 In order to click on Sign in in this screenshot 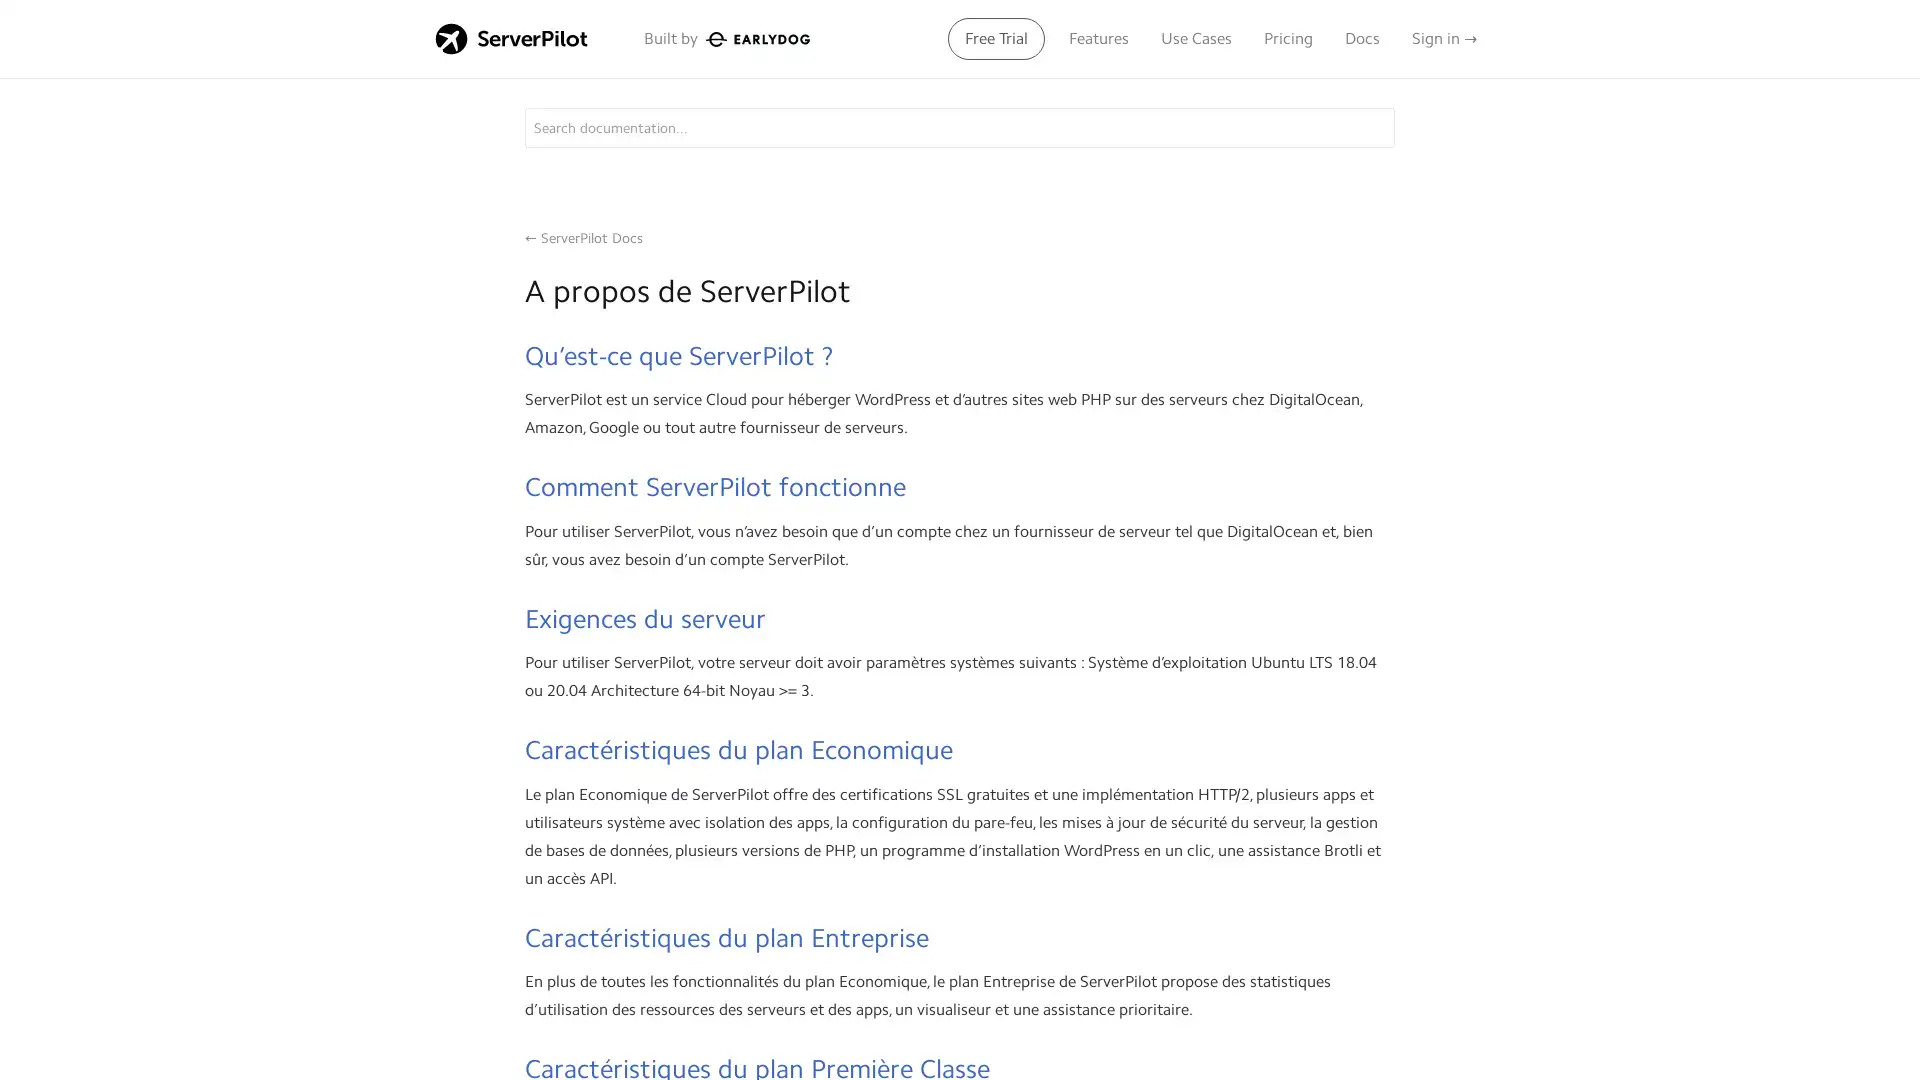, I will do `click(1444, 38)`.